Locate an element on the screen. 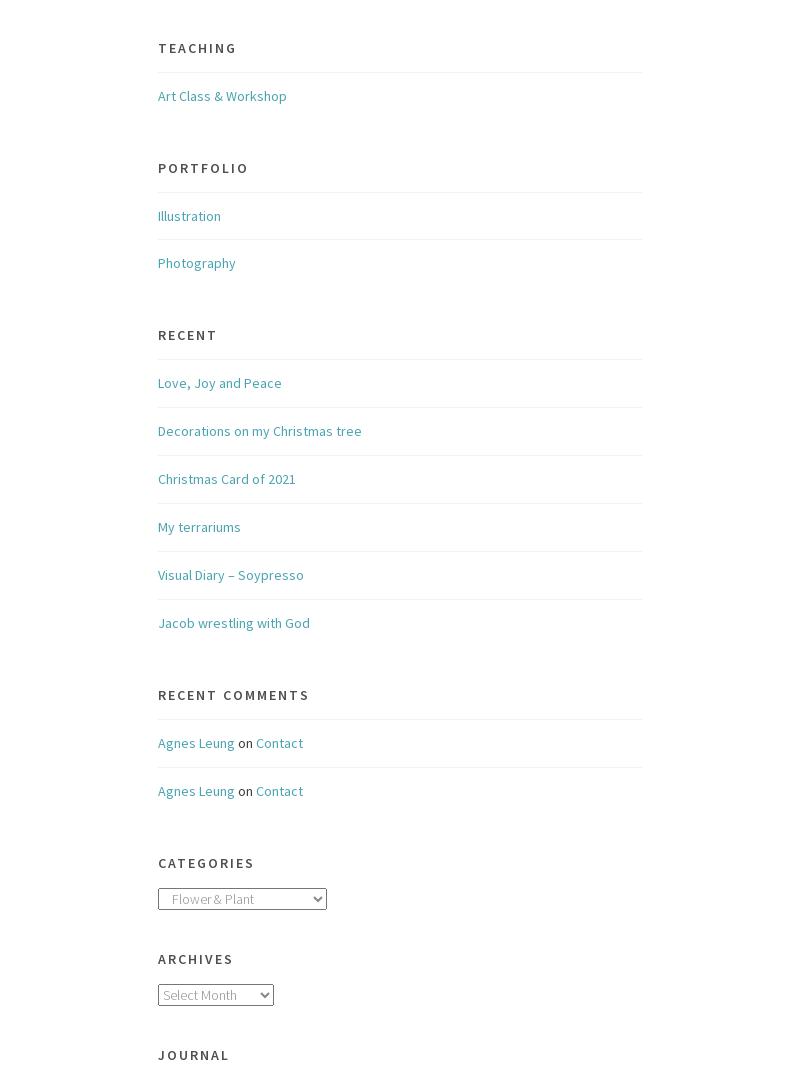 This screenshot has width=800, height=1068. 'Photography' is located at coordinates (157, 263).